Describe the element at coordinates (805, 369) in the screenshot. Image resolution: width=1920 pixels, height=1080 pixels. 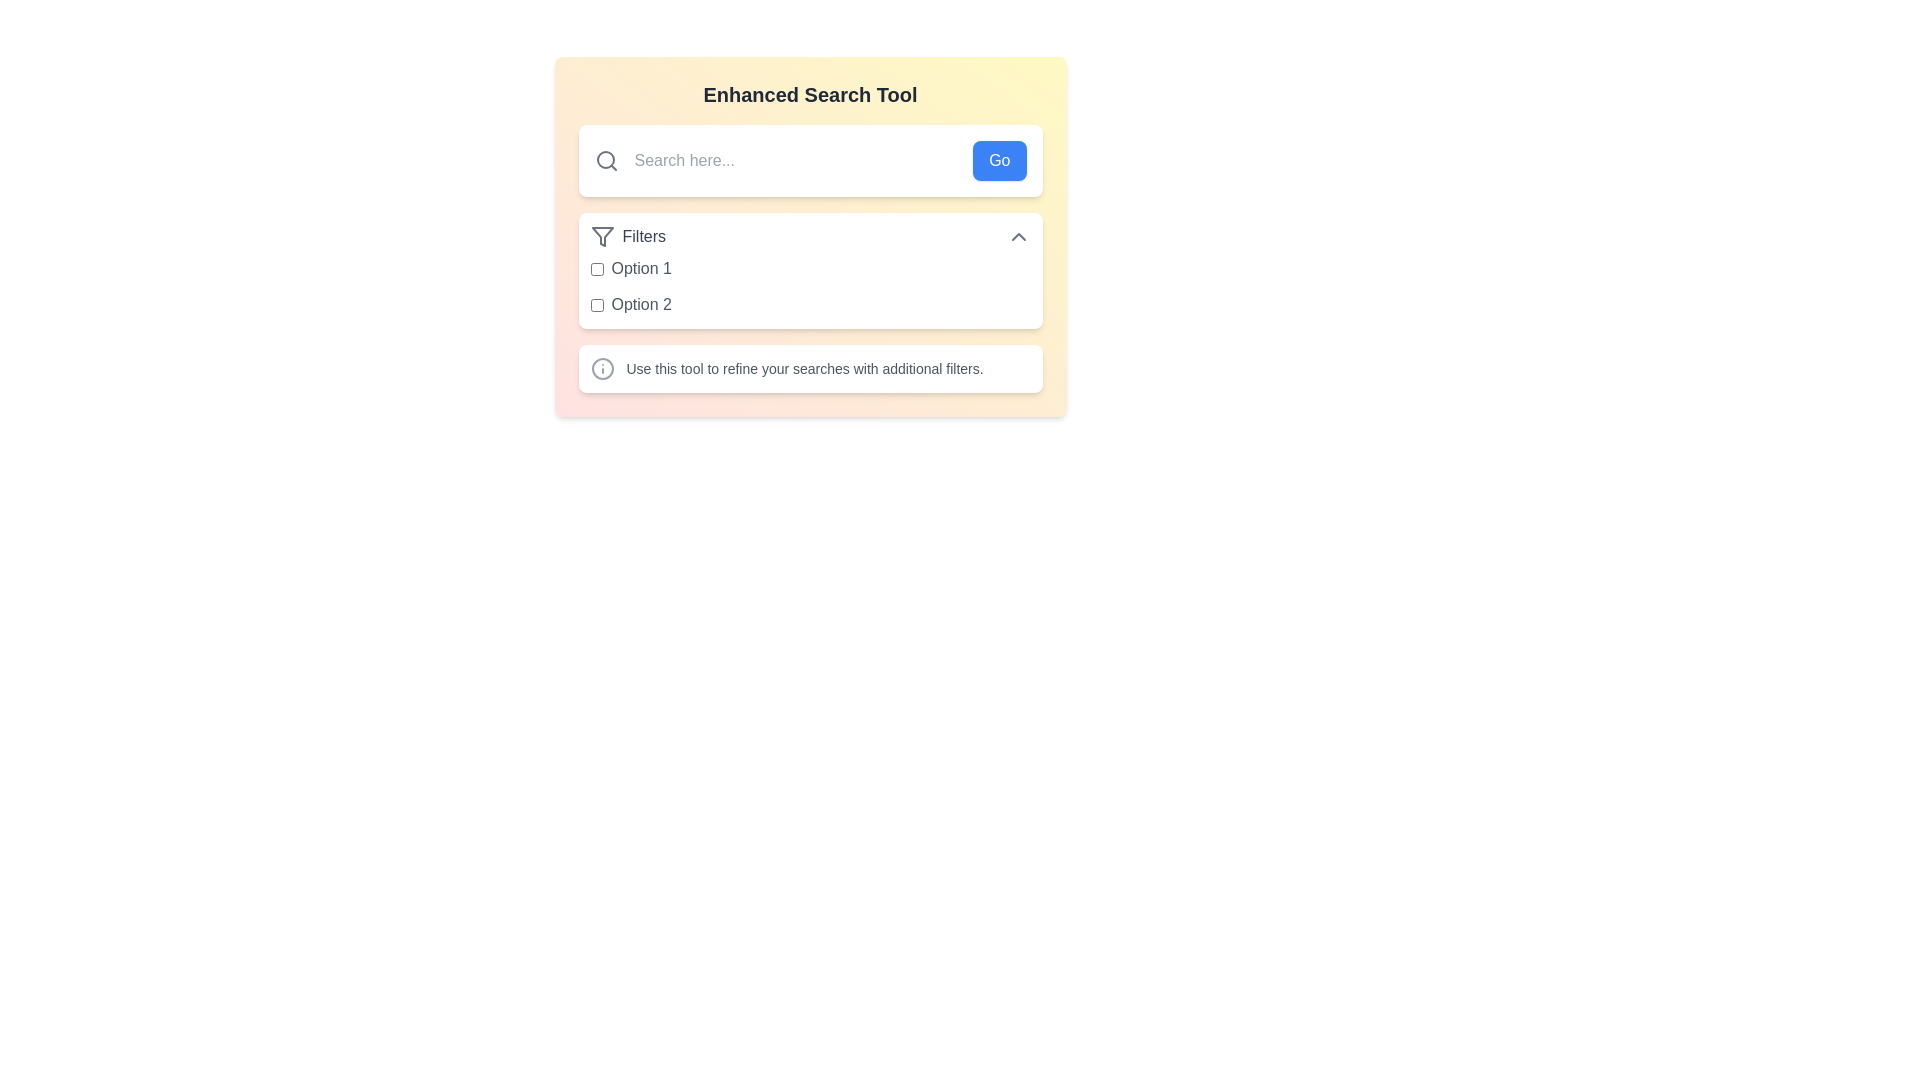
I see `the static text label that says 'Use this tool to refine your searches with additional filters.' located within a white rounded rectangular box below the 'Filters' dropdown` at that location.